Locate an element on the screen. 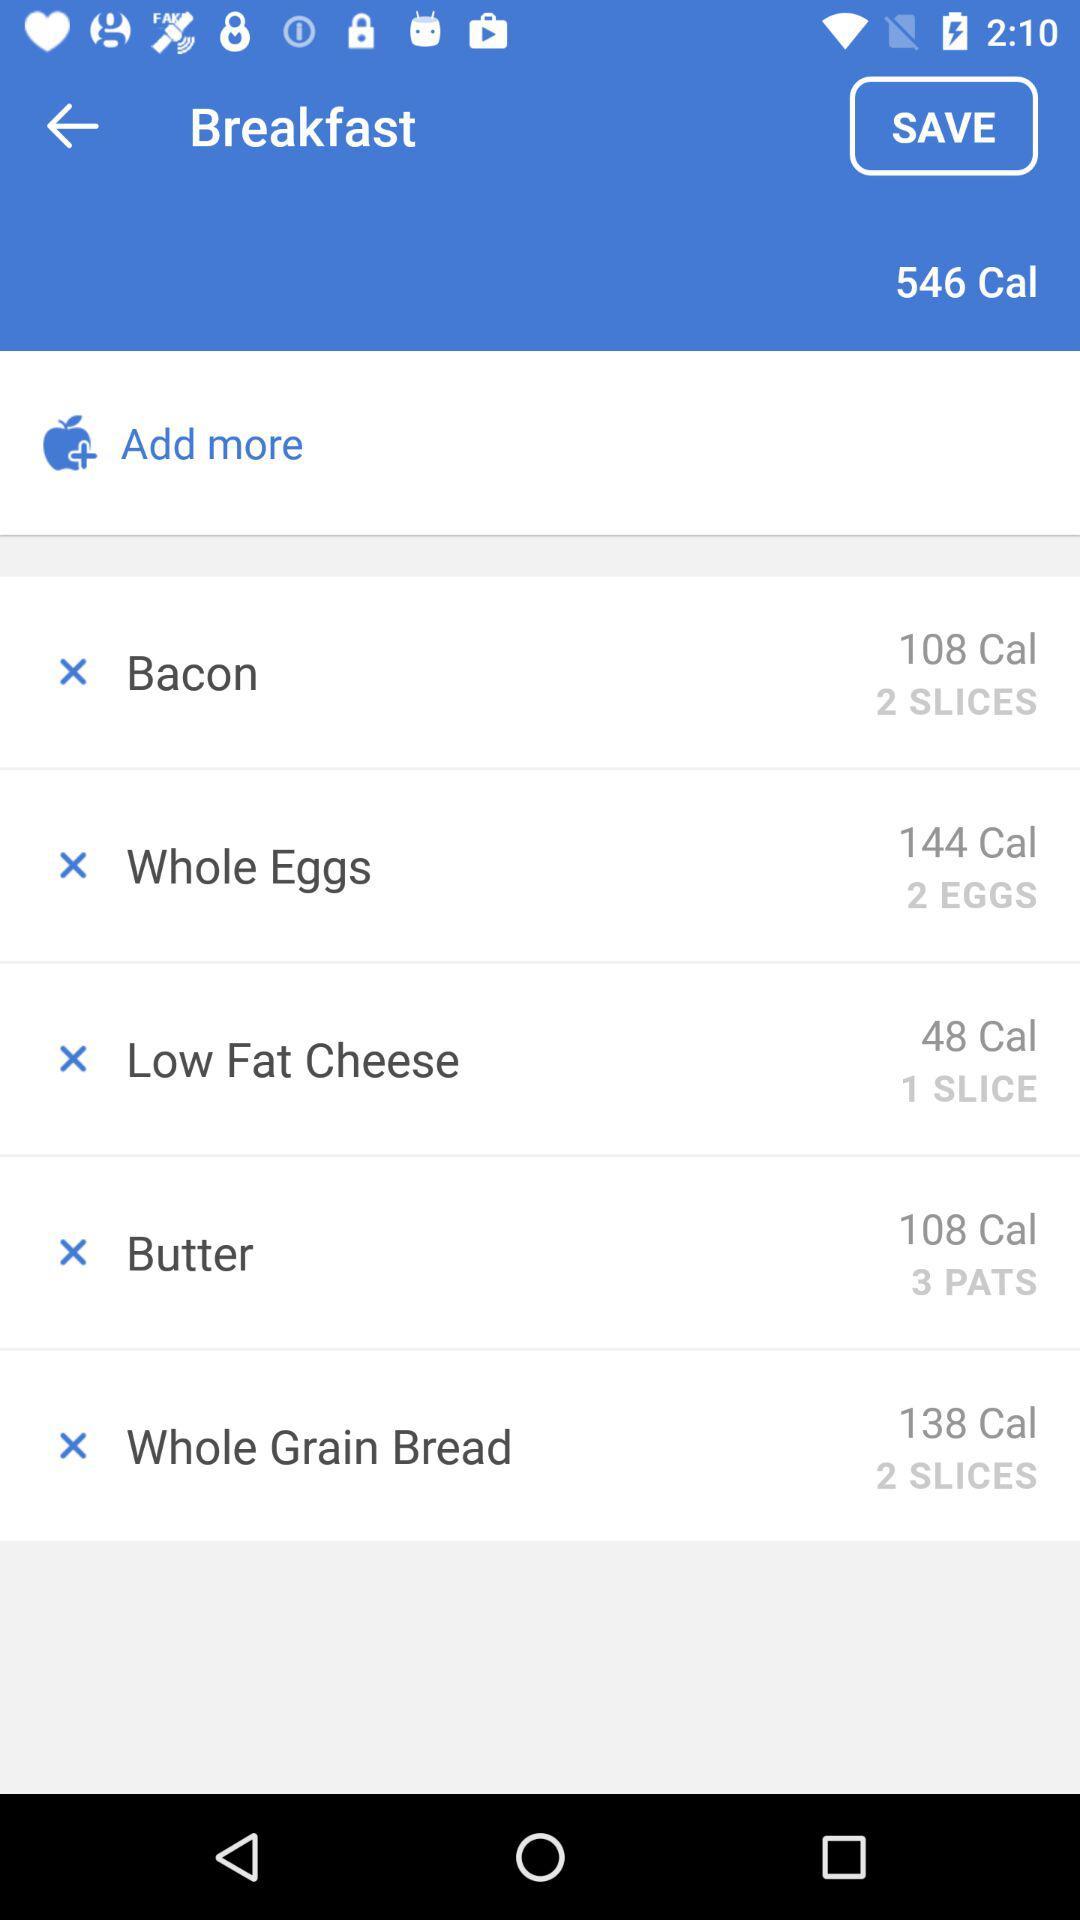  erase this is located at coordinates (61, 1251).